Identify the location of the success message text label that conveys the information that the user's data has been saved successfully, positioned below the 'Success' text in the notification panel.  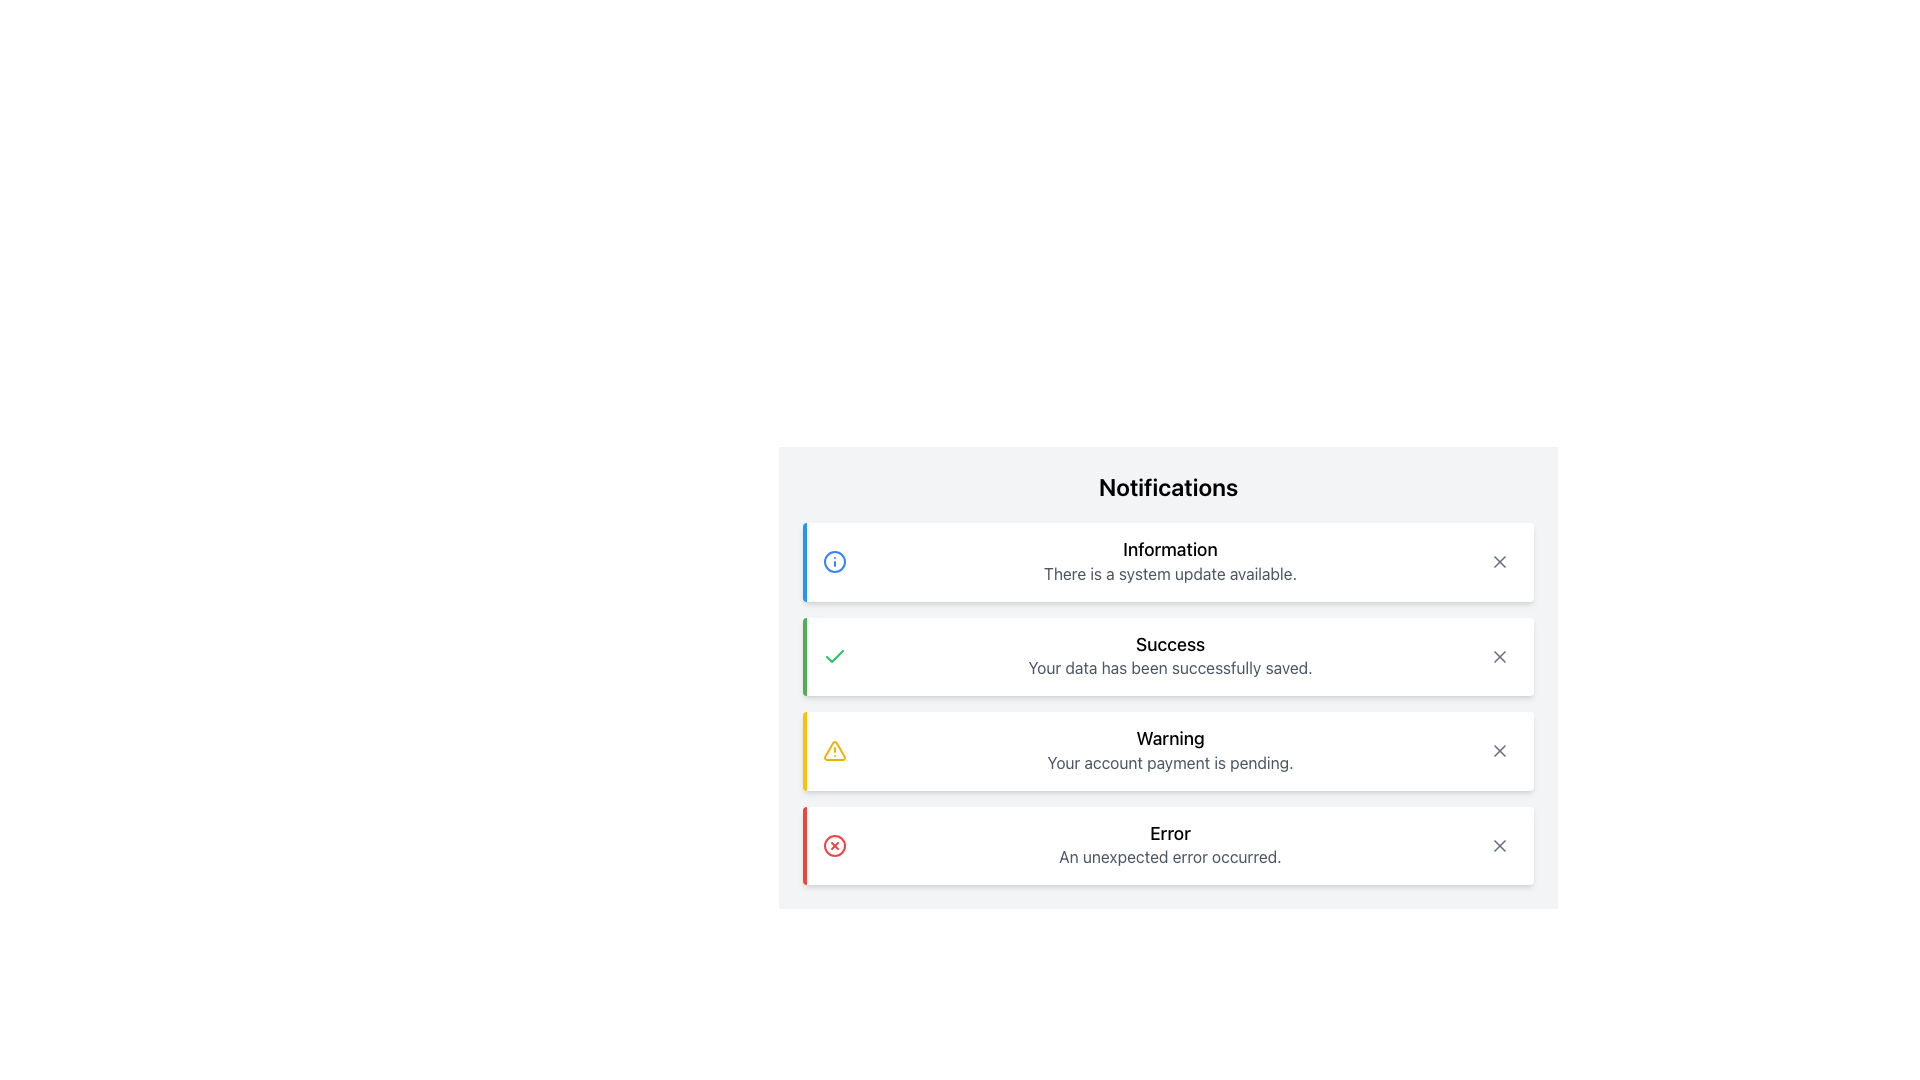
(1170, 667).